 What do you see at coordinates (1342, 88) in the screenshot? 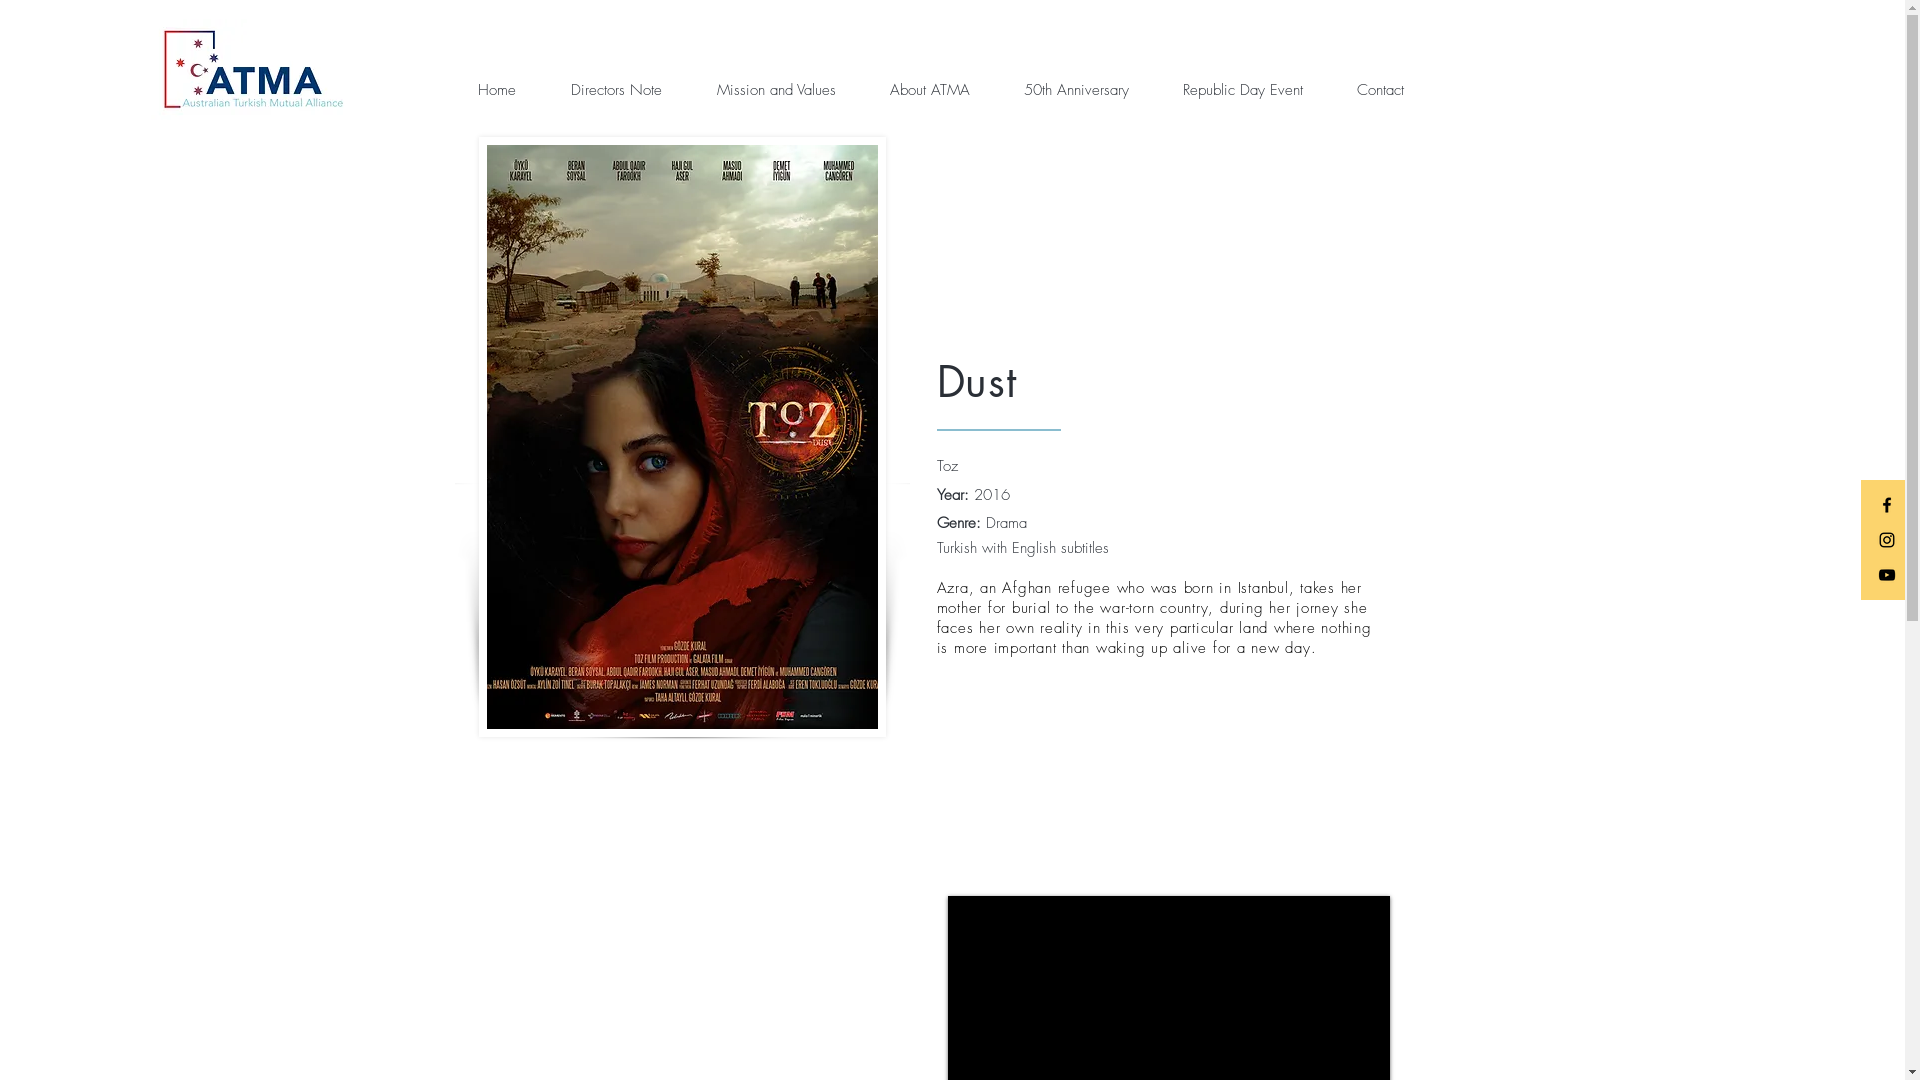
I see `'Contact'` at bounding box center [1342, 88].